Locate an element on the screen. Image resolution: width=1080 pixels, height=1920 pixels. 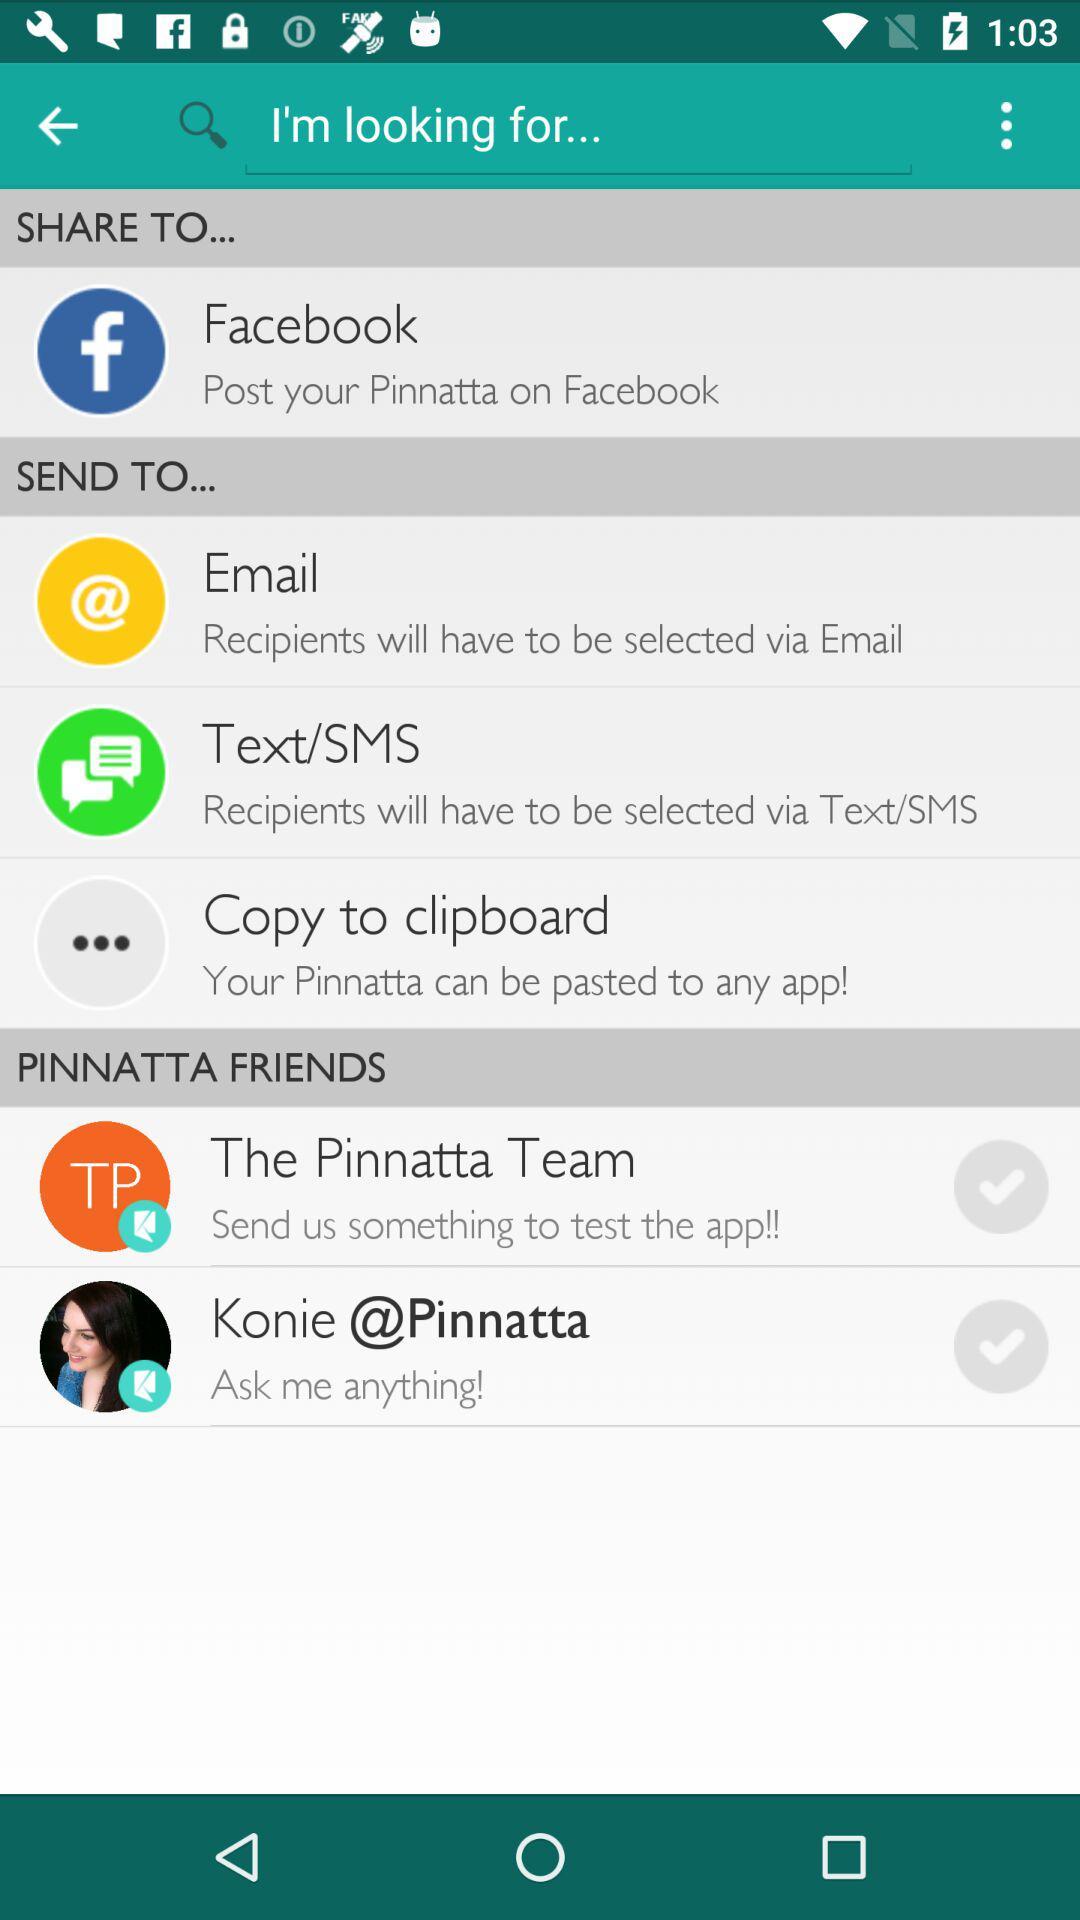
search is located at coordinates (578, 122).